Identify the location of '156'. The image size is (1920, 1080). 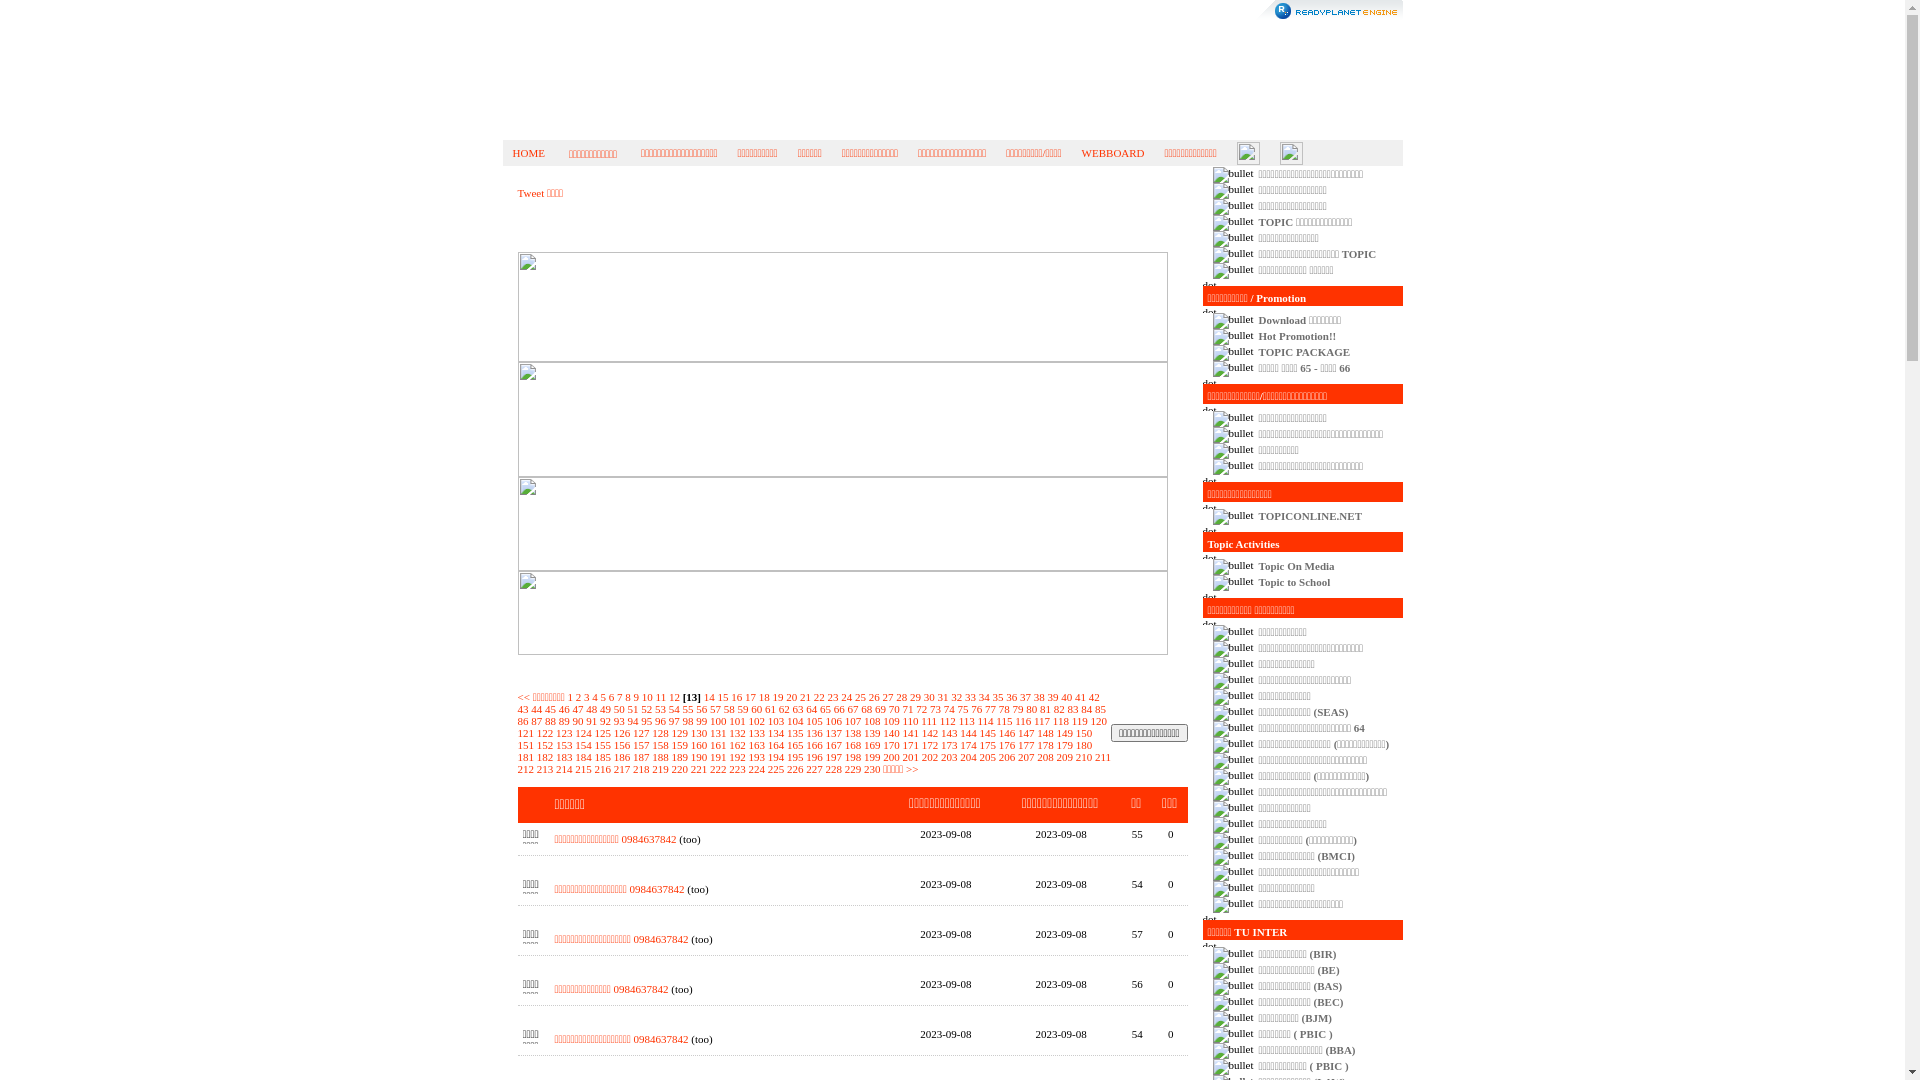
(621, 744).